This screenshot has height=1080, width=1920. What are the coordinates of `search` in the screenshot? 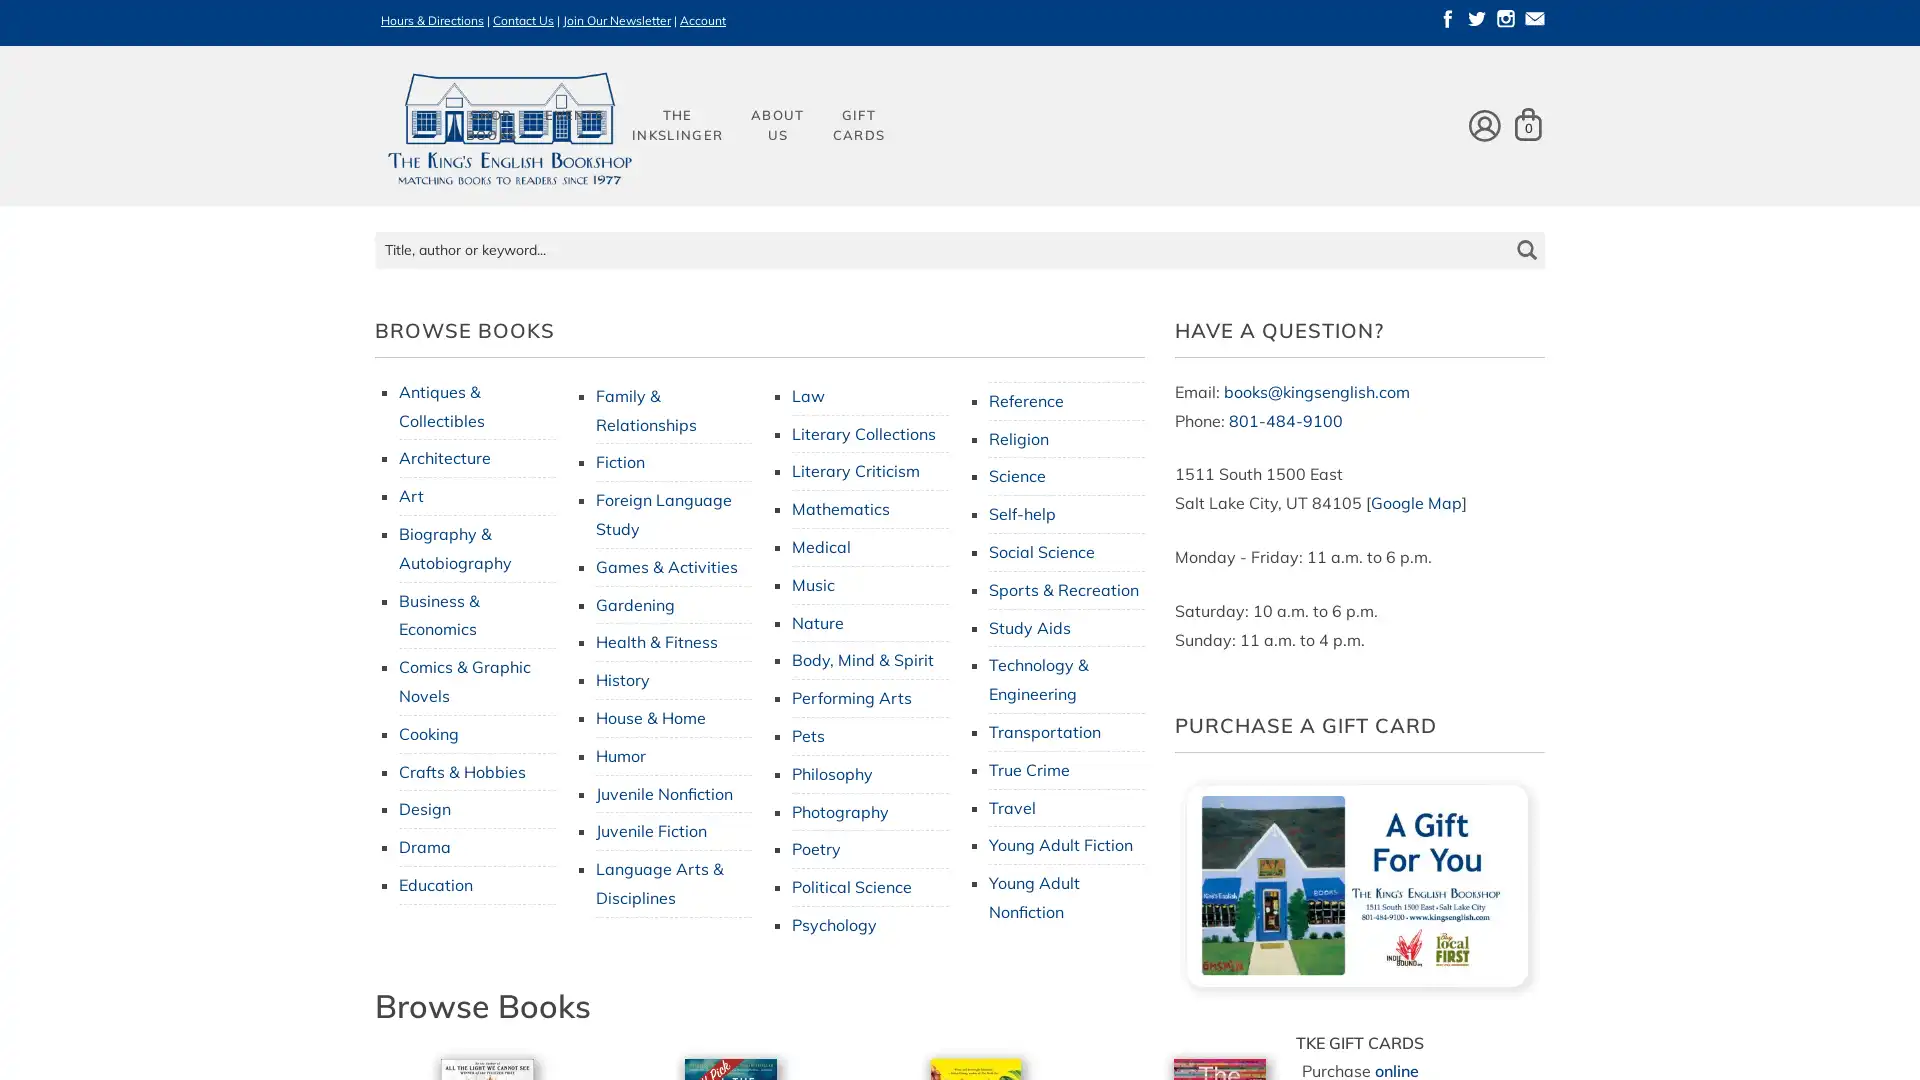 It's located at (1524, 234).